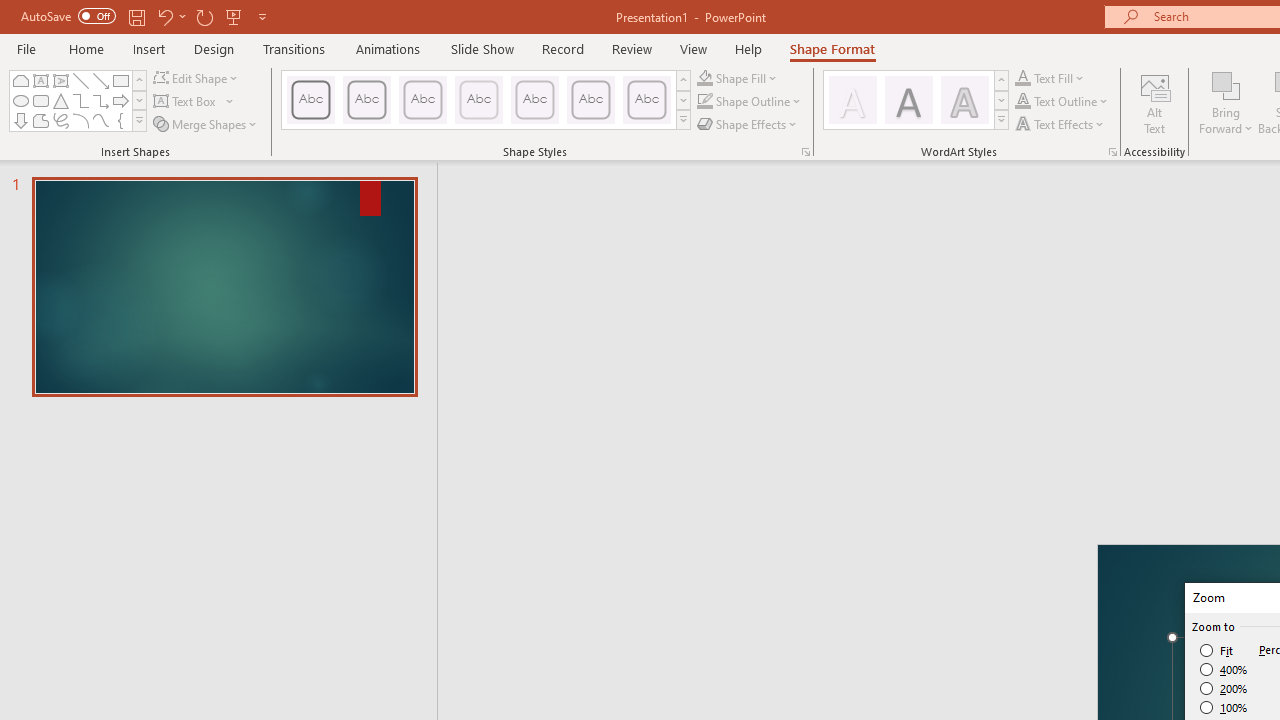 The width and height of the screenshot is (1280, 720). What do you see at coordinates (747, 124) in the screenshot?
I see `'Shape Effects'` at bounding box center [747, 124].